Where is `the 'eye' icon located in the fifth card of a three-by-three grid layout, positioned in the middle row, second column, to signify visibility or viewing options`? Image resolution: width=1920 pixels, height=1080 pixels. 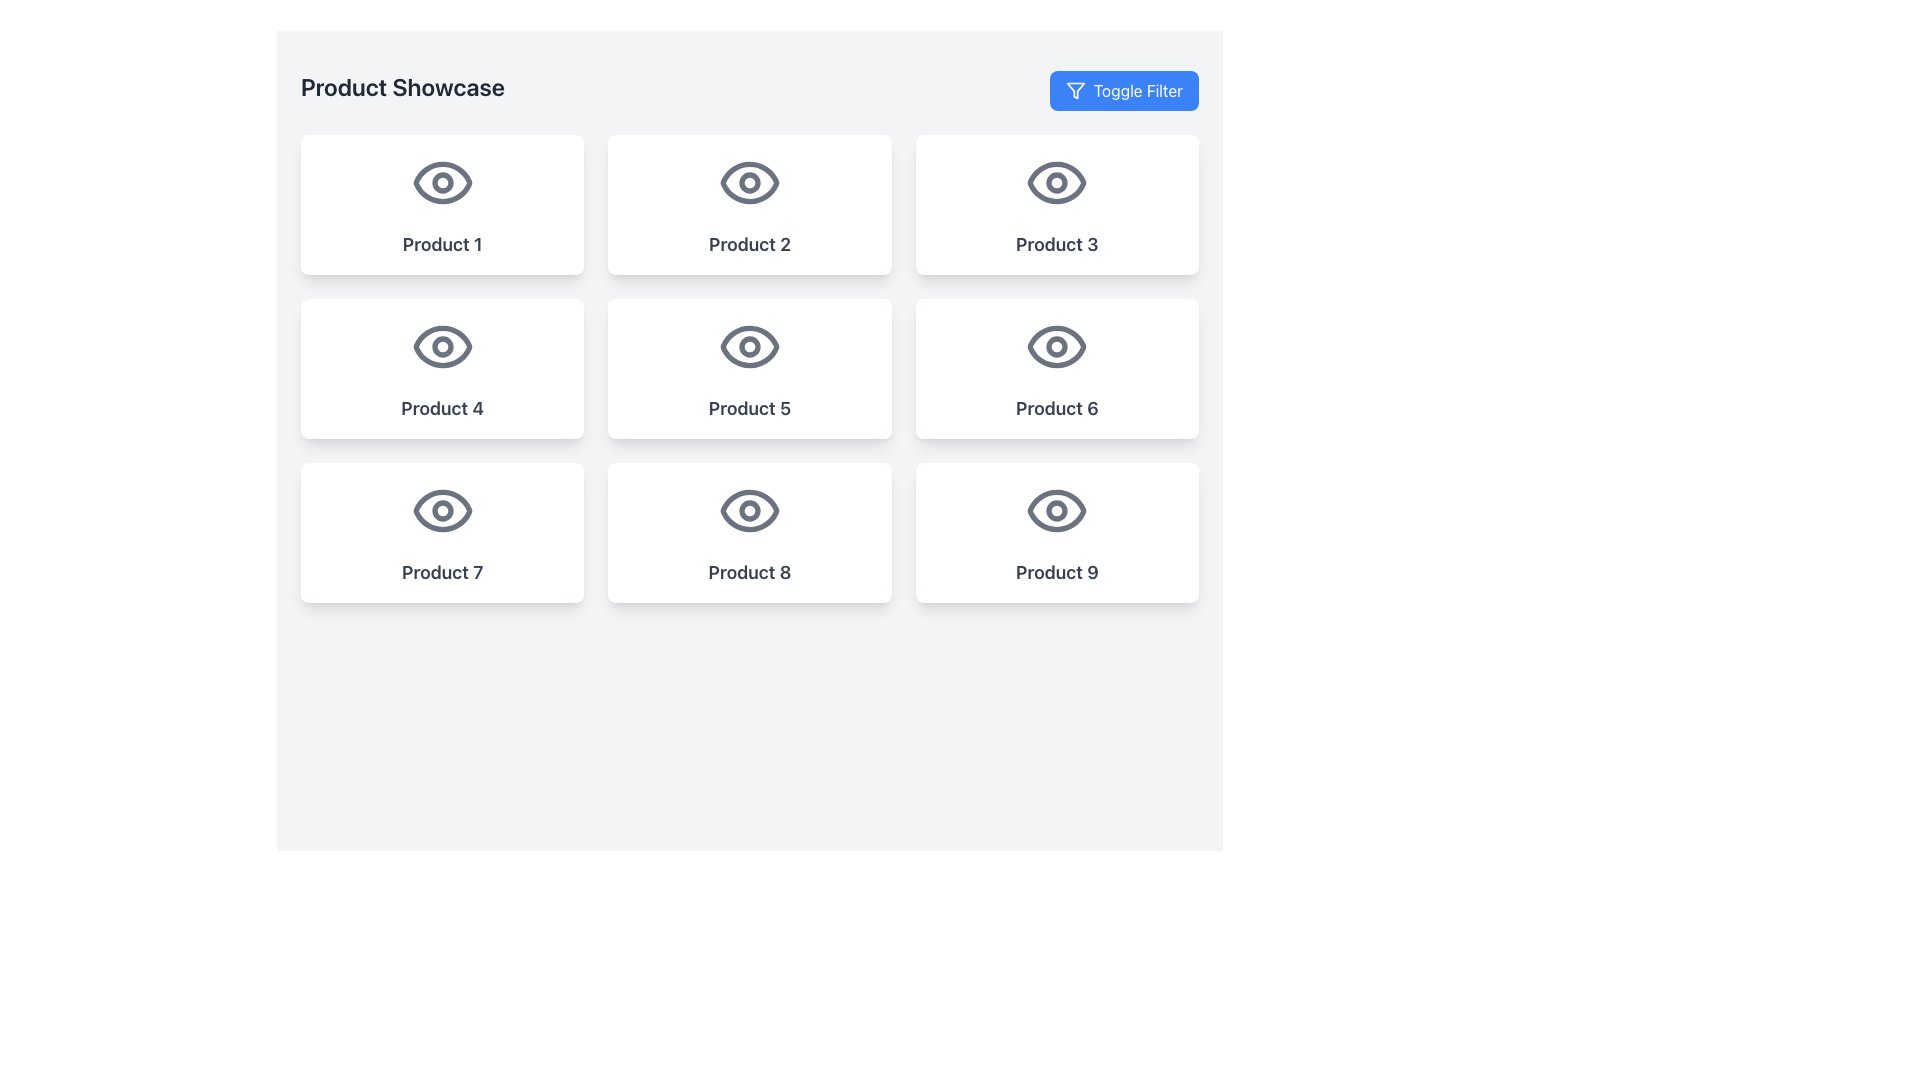 the 'eye' icon located in the fifth card of a three-by-three grid layout, positioned in the middle row, second column, to signify visibility or viewing options is located at coordinates (748, 346).